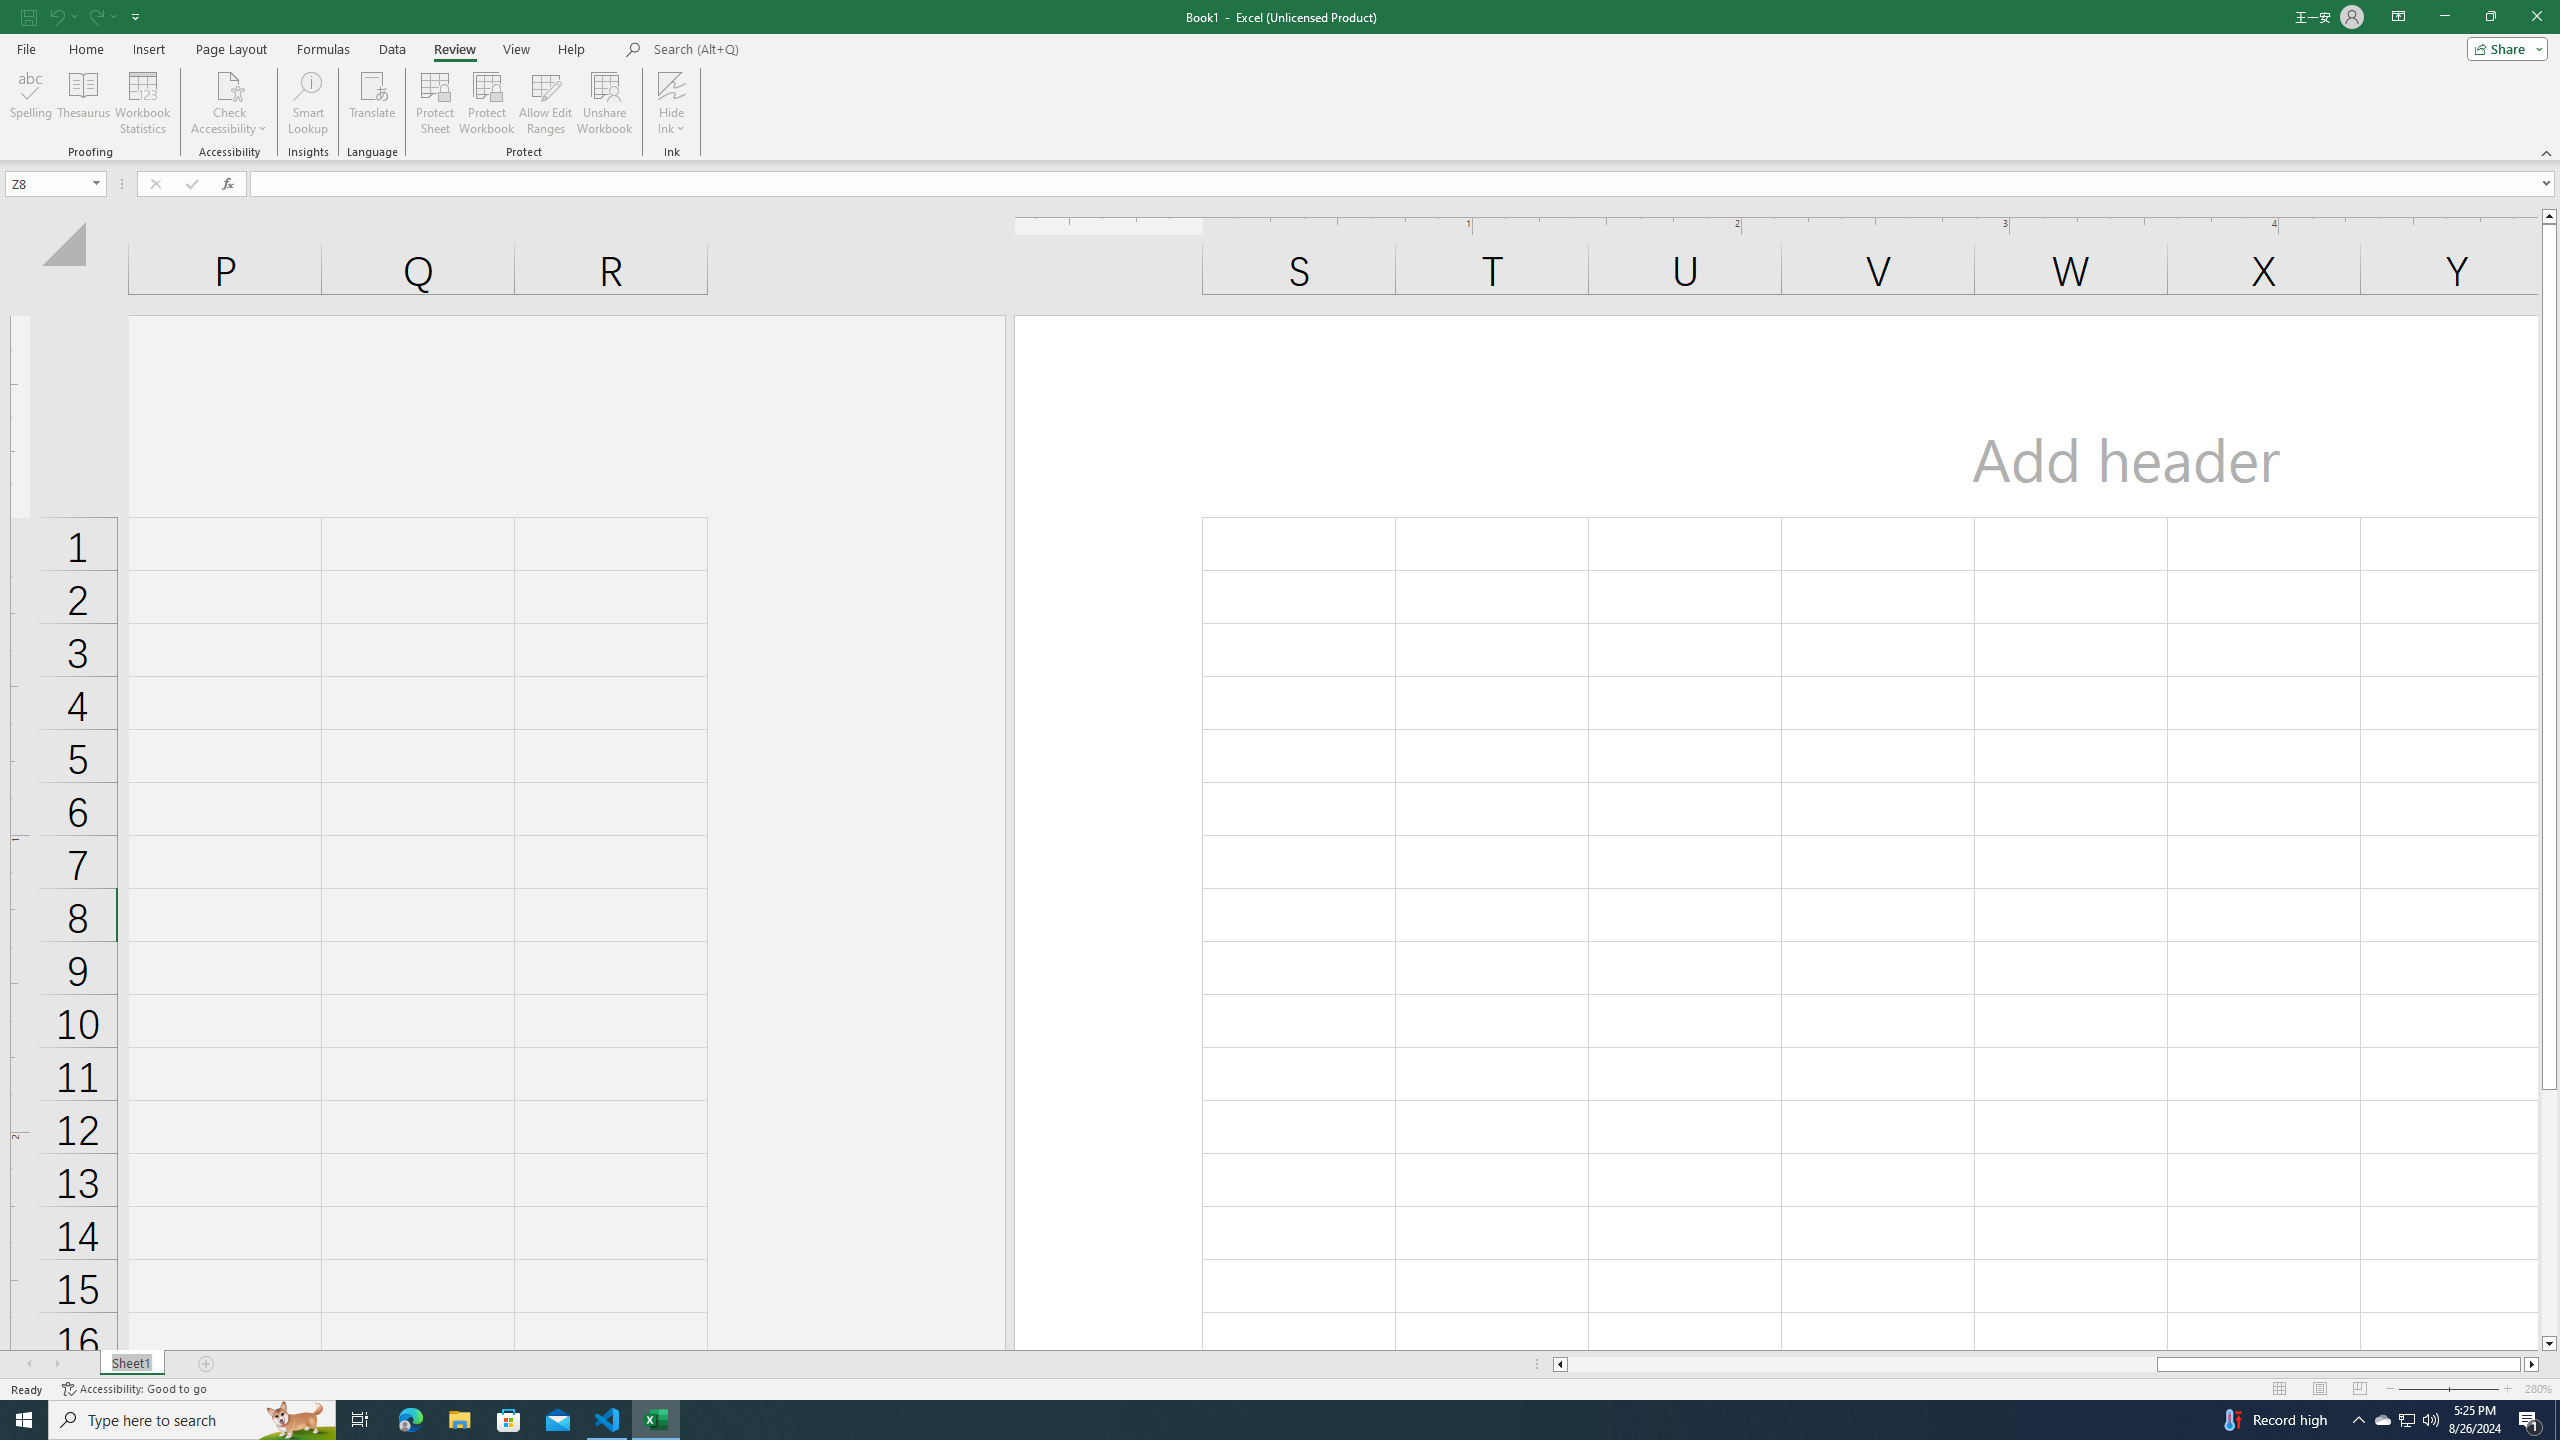 The height and width of the screenshot is (1440, 2560). Describe the element at coordinates (325, 49) in the screenshot. I see `'Formulas'` at that location.